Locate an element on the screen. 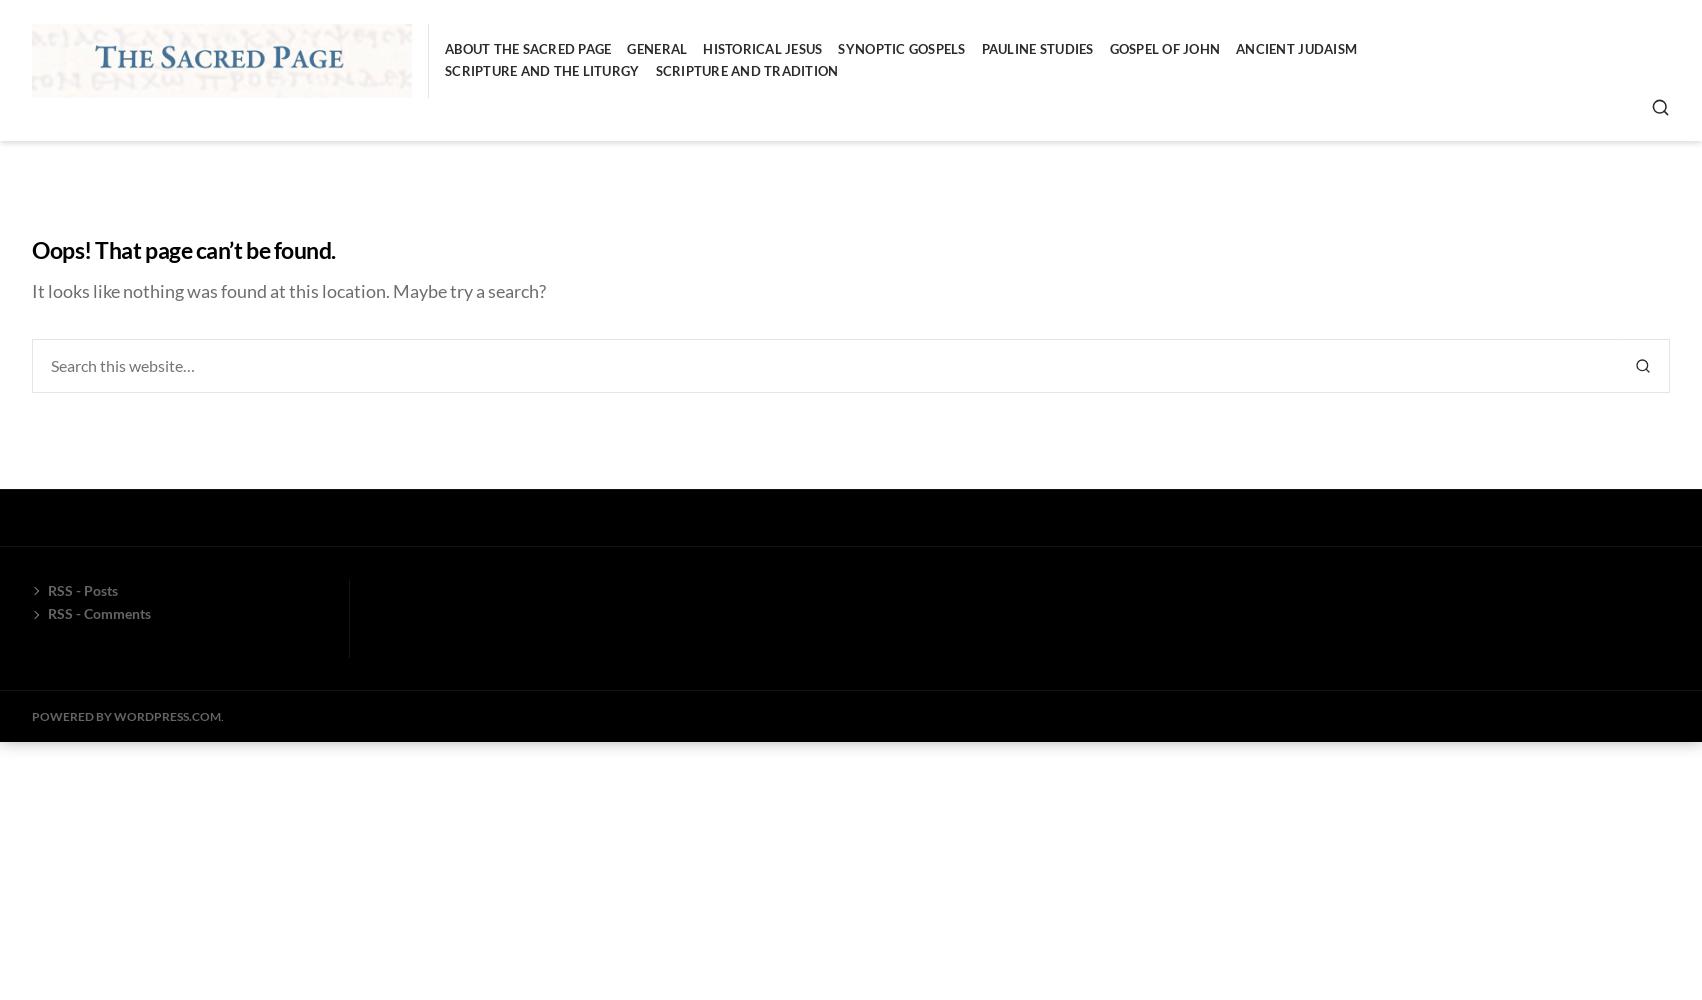 This screenshot has height=1000, width=1702. 'Gospel of John' is located at coordinates (1164, 49).